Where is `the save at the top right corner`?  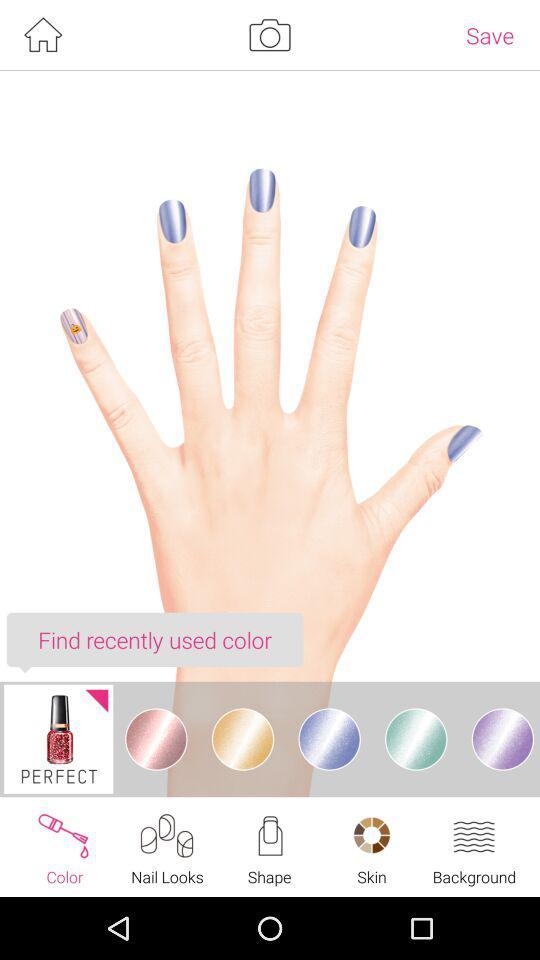 the save at the top right corner is located at coordinates (489, 34).